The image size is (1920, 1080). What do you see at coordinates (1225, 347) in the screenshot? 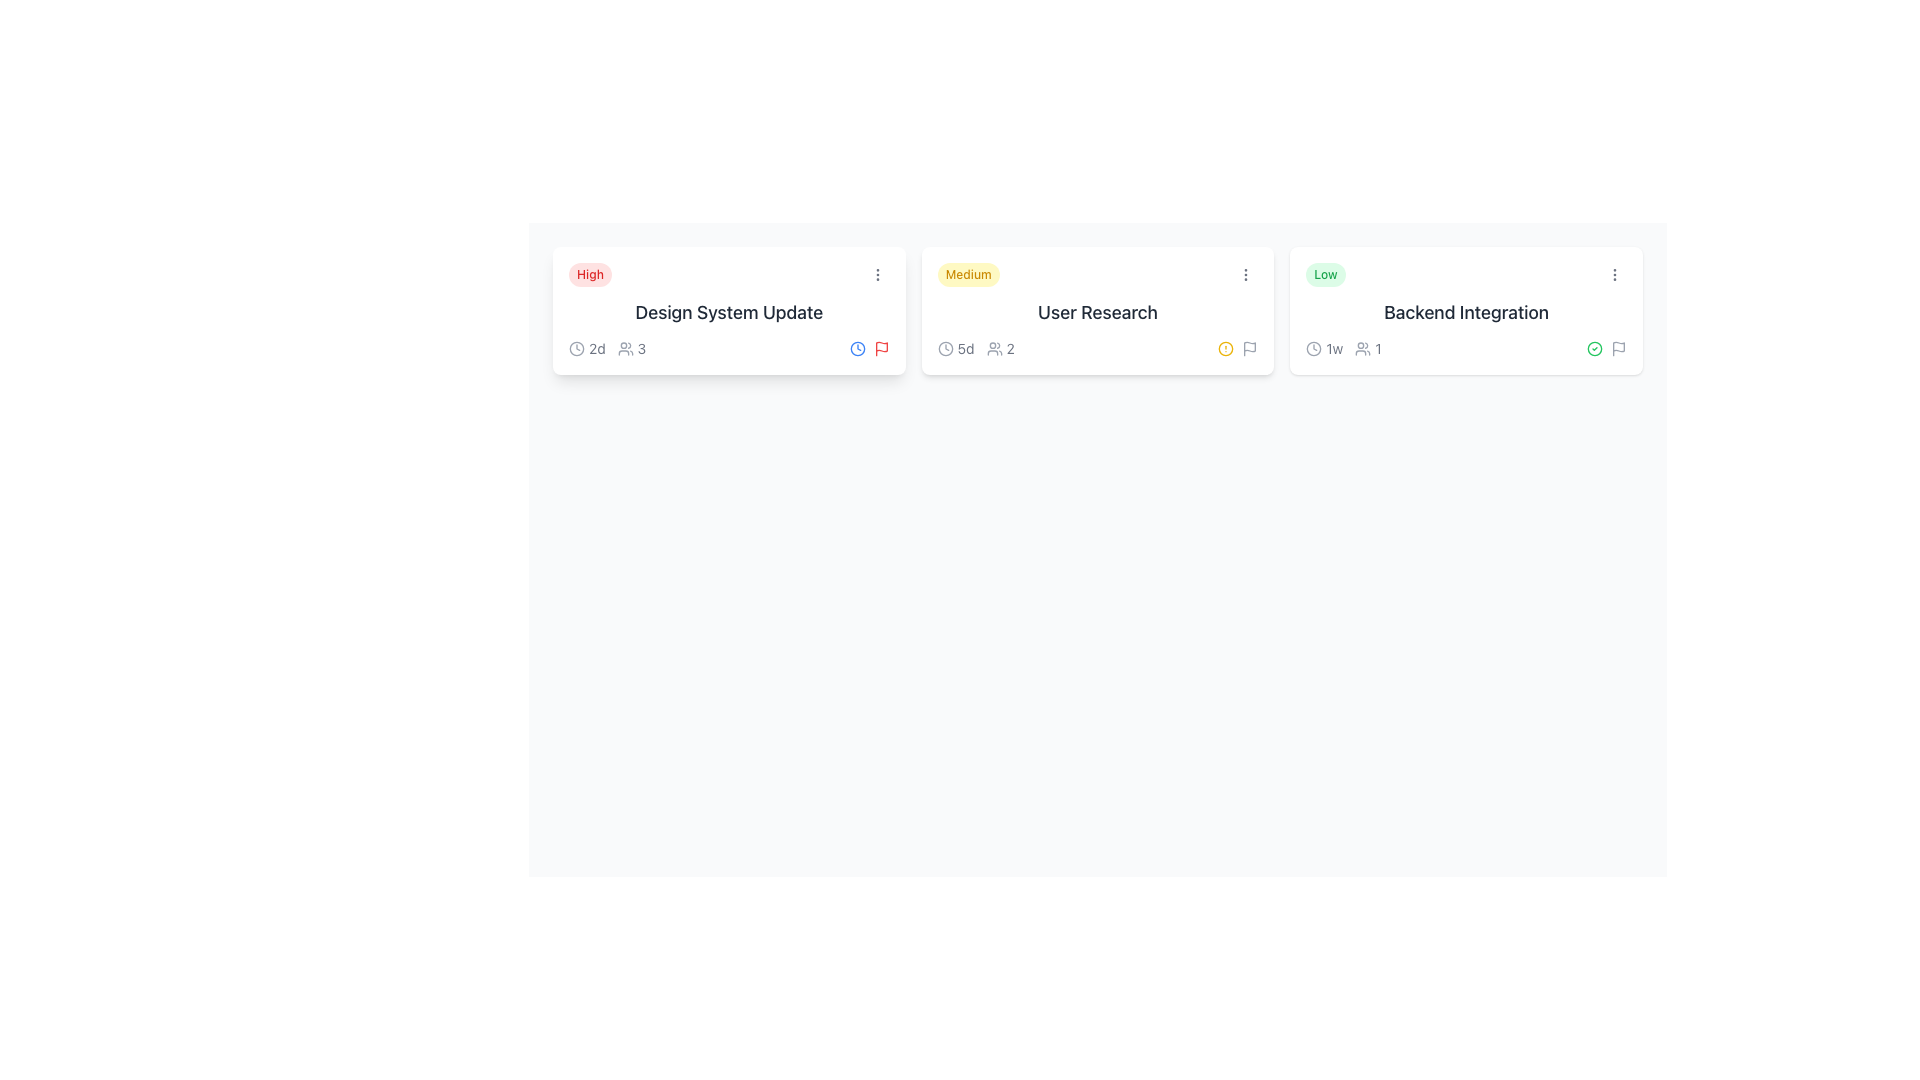
I see `SVG circle shape within the icon located in the 'User Research' card under the 'Medium' priority label by clicking on it` at bounding box center [1225, 347].